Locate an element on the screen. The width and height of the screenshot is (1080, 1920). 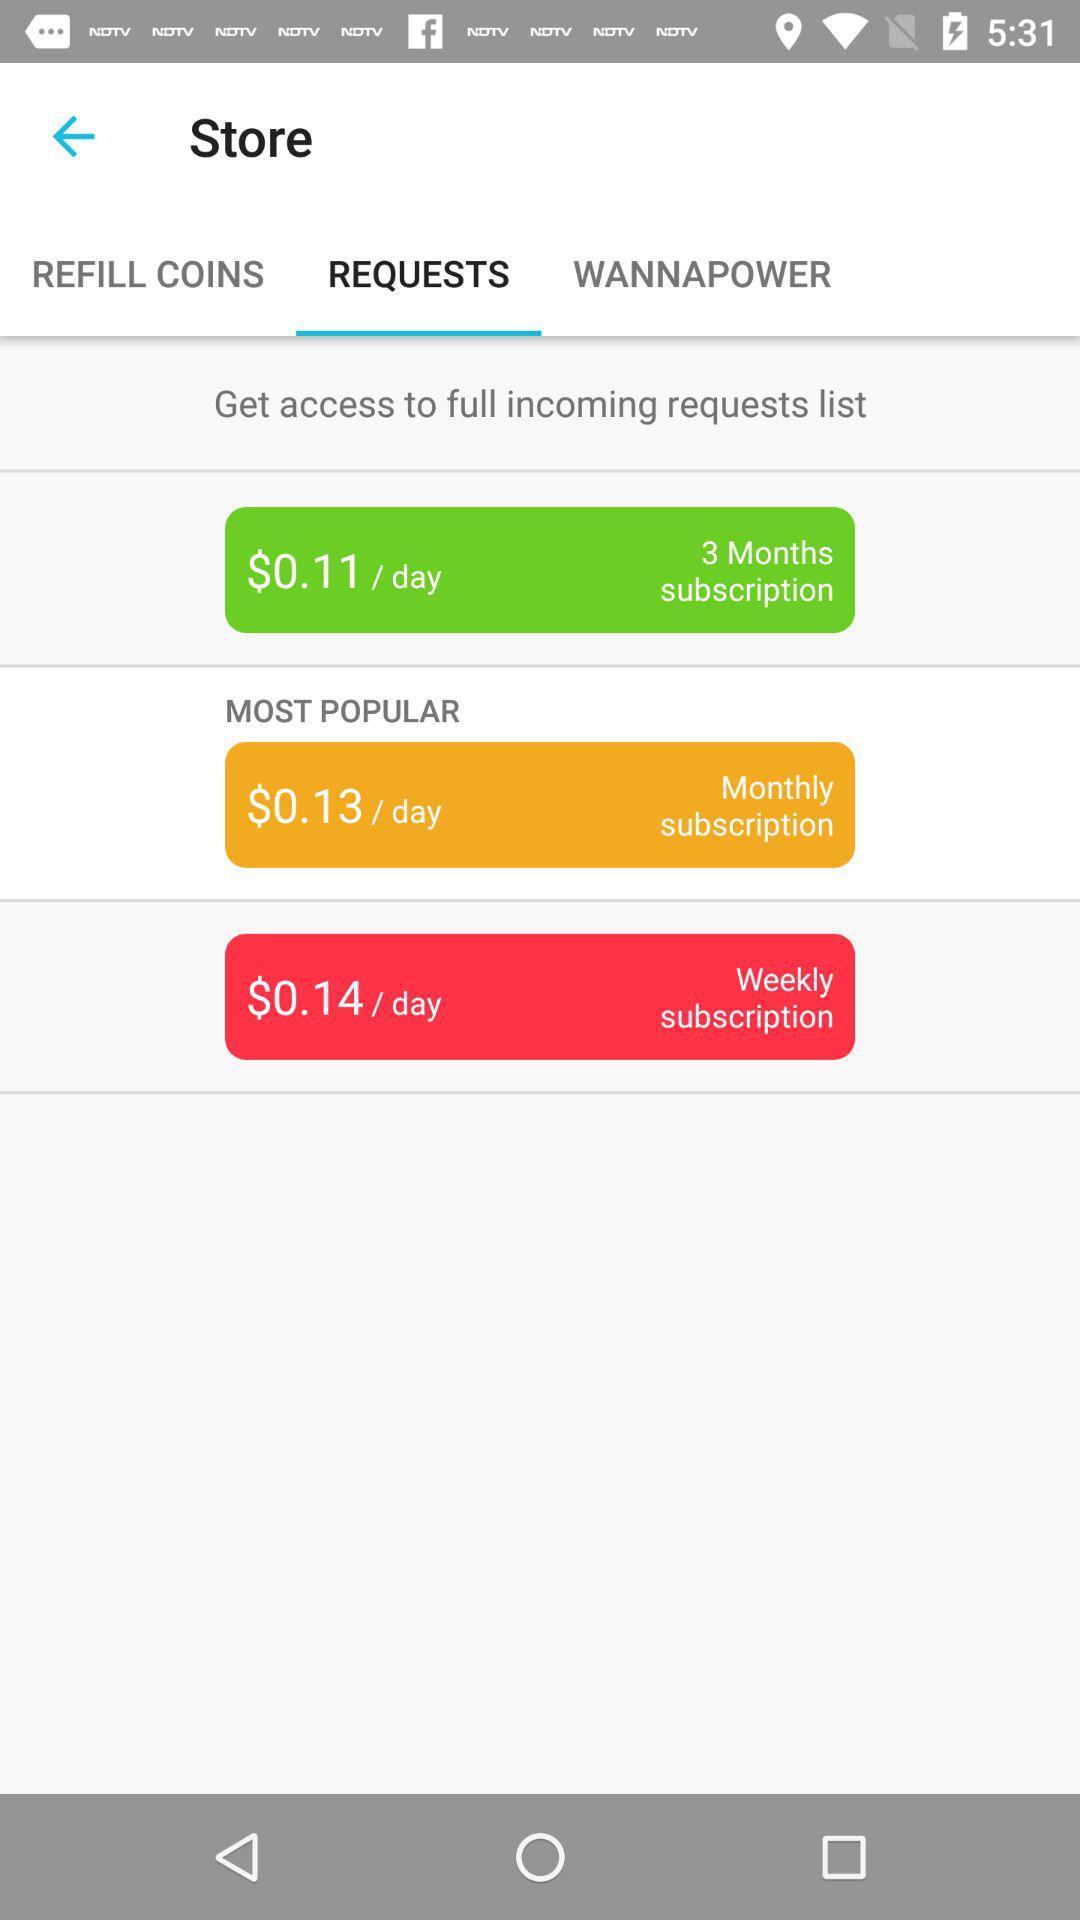
the get access to icon is located at coordinates (540, 401).